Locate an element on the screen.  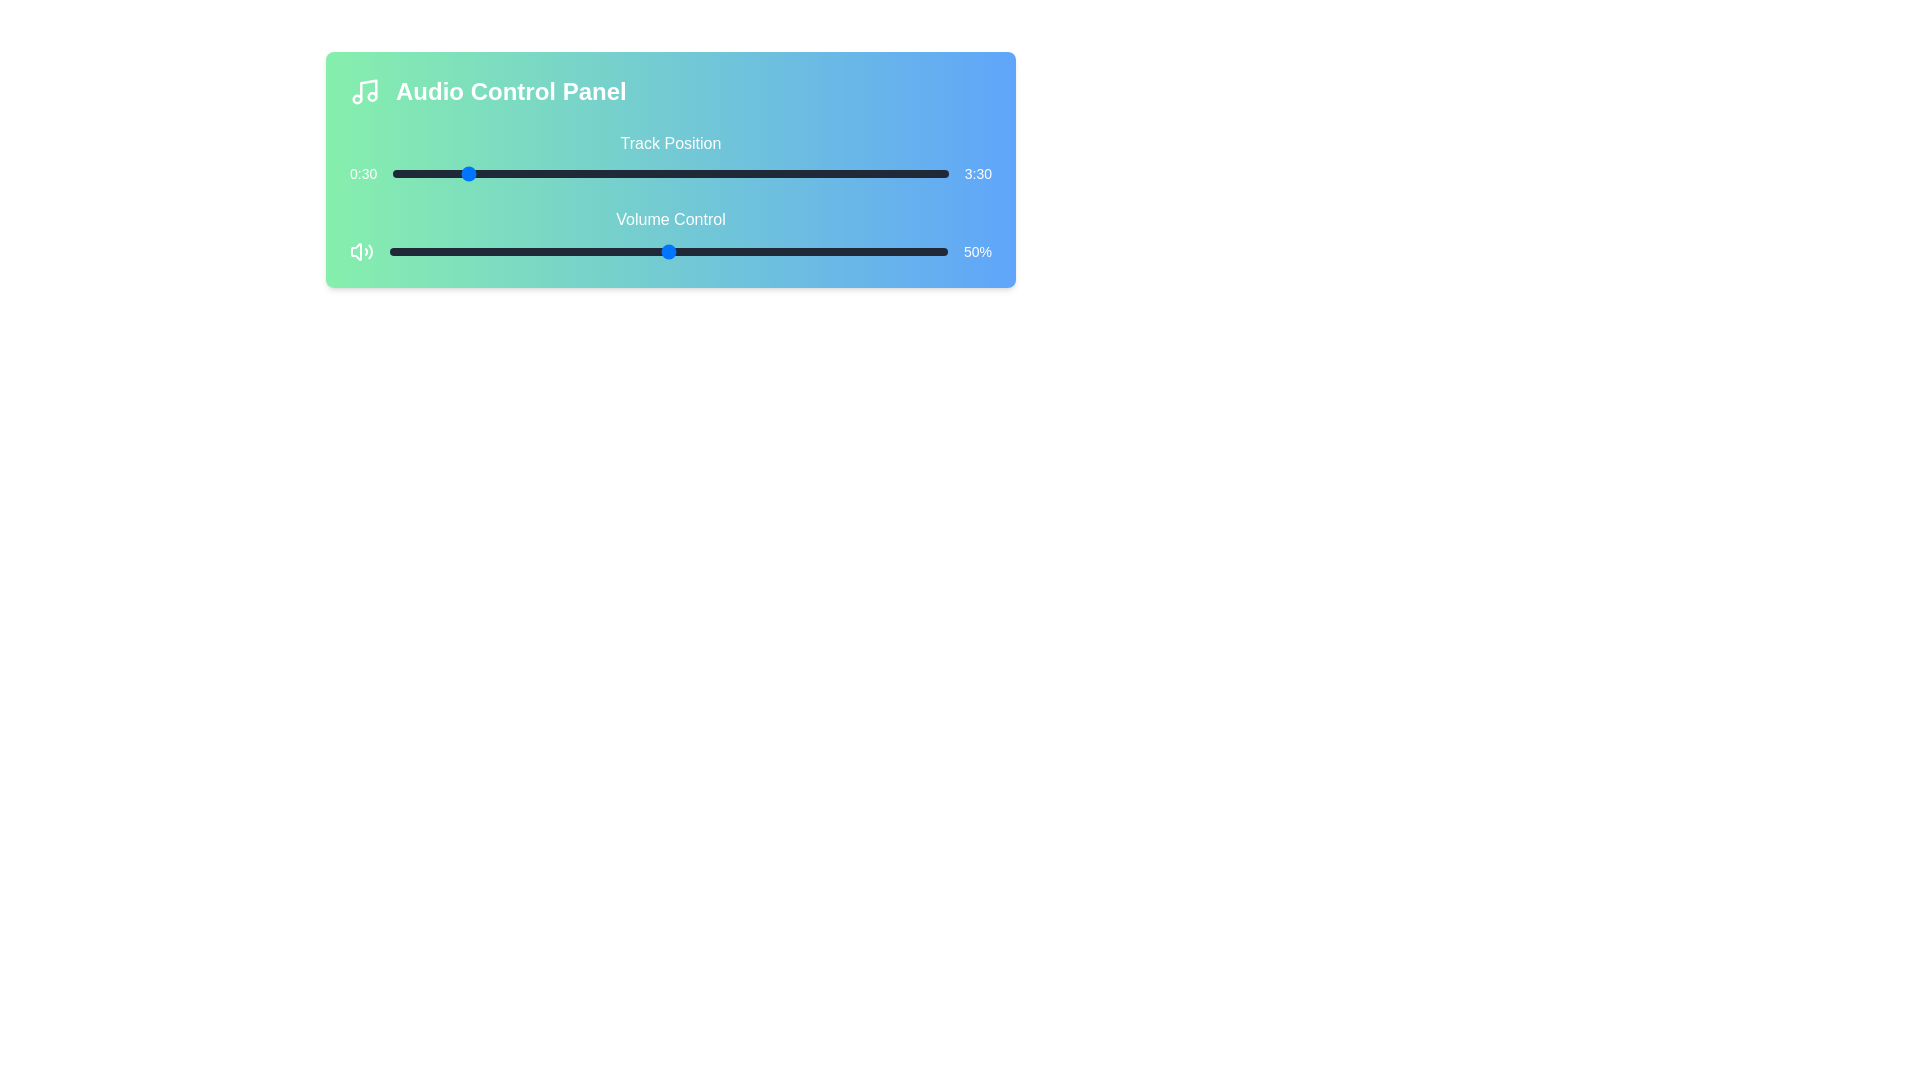
the volume level to 50% is located at coordinates (668, 250).